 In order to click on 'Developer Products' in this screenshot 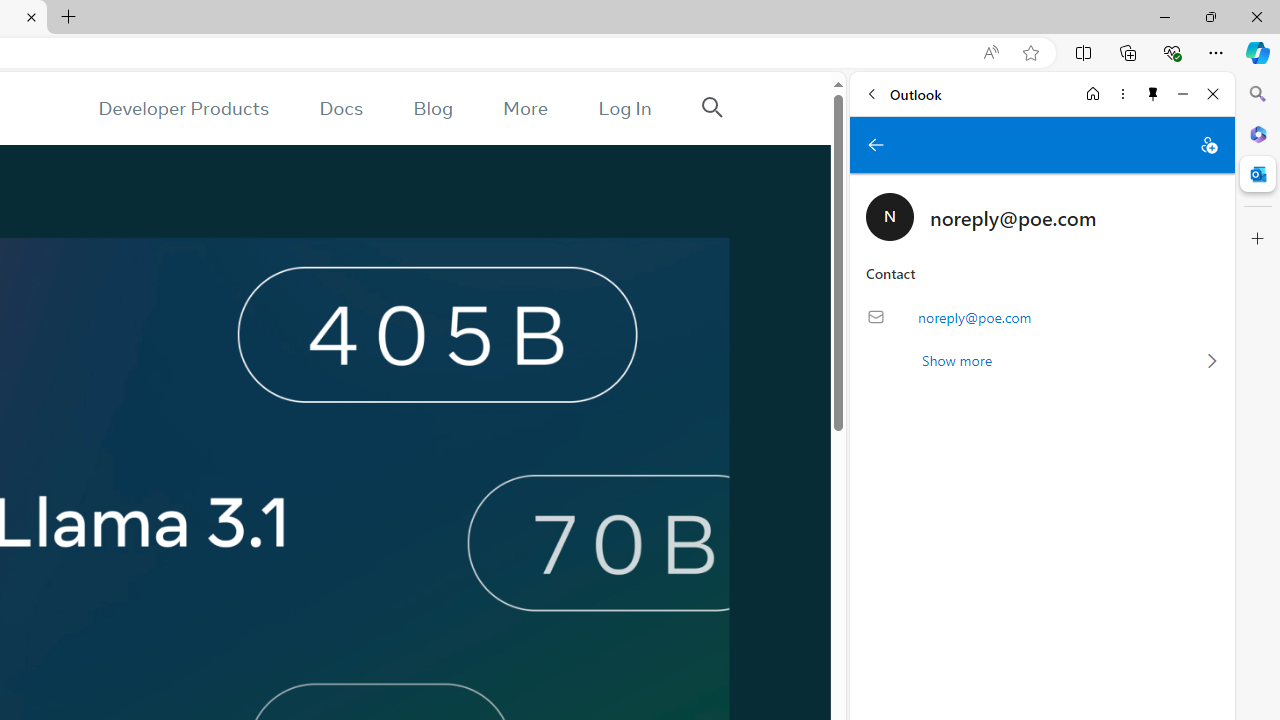, I will do `click(183, 108)`.